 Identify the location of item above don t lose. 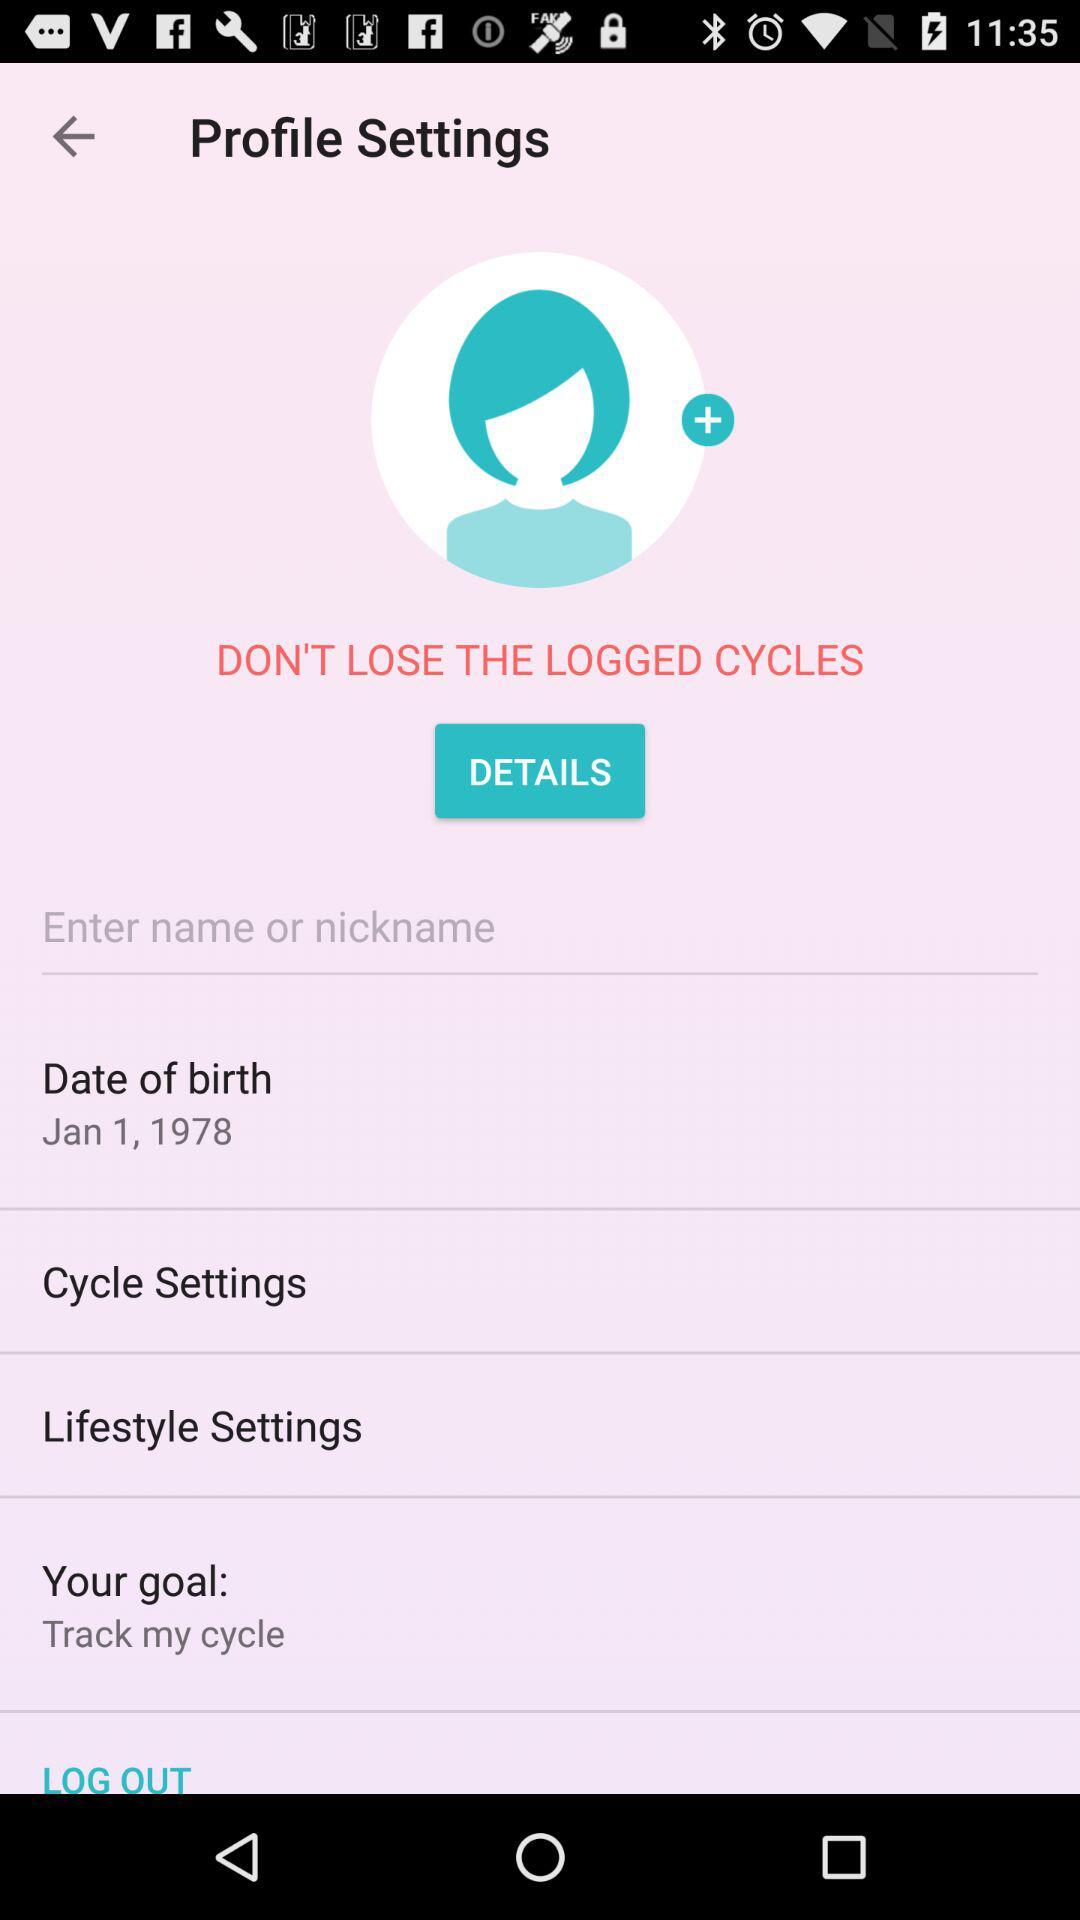
(72, 135).